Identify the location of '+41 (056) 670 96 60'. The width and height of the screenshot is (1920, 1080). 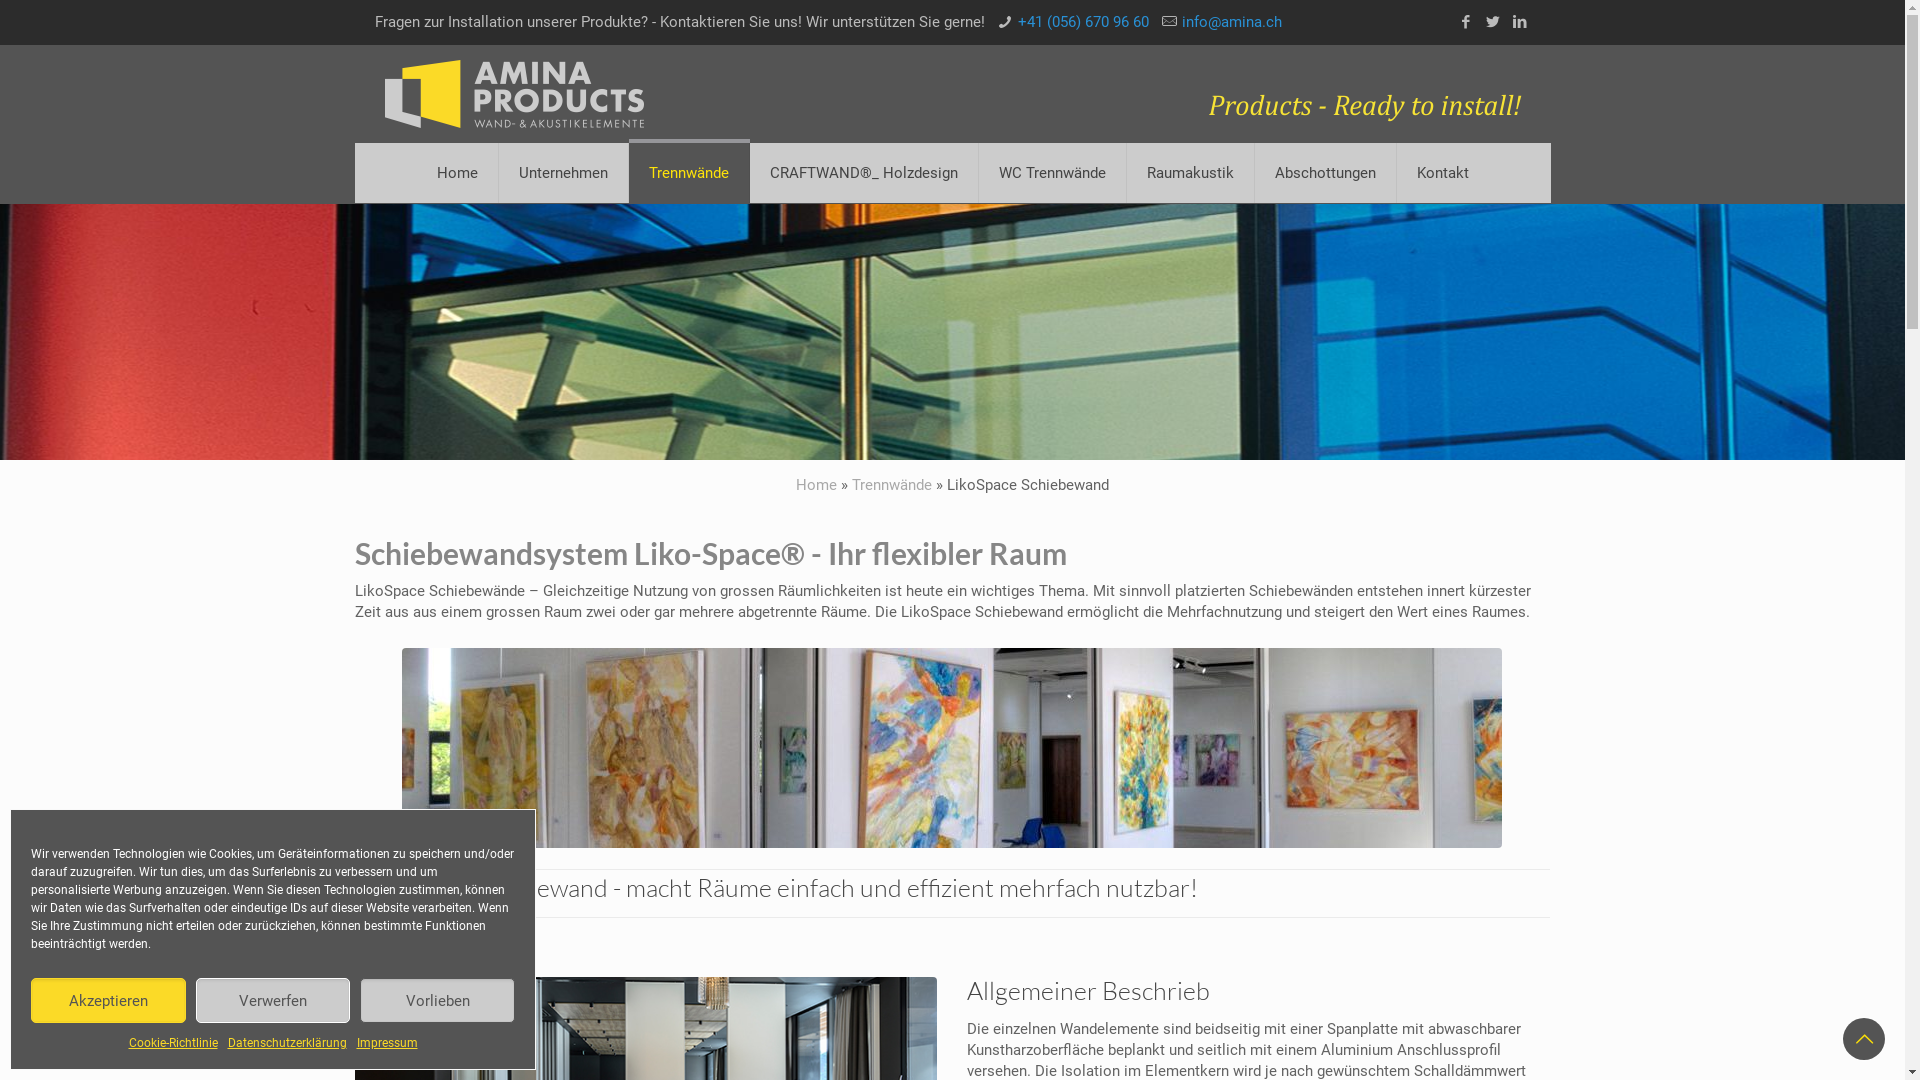
(1082, 22).